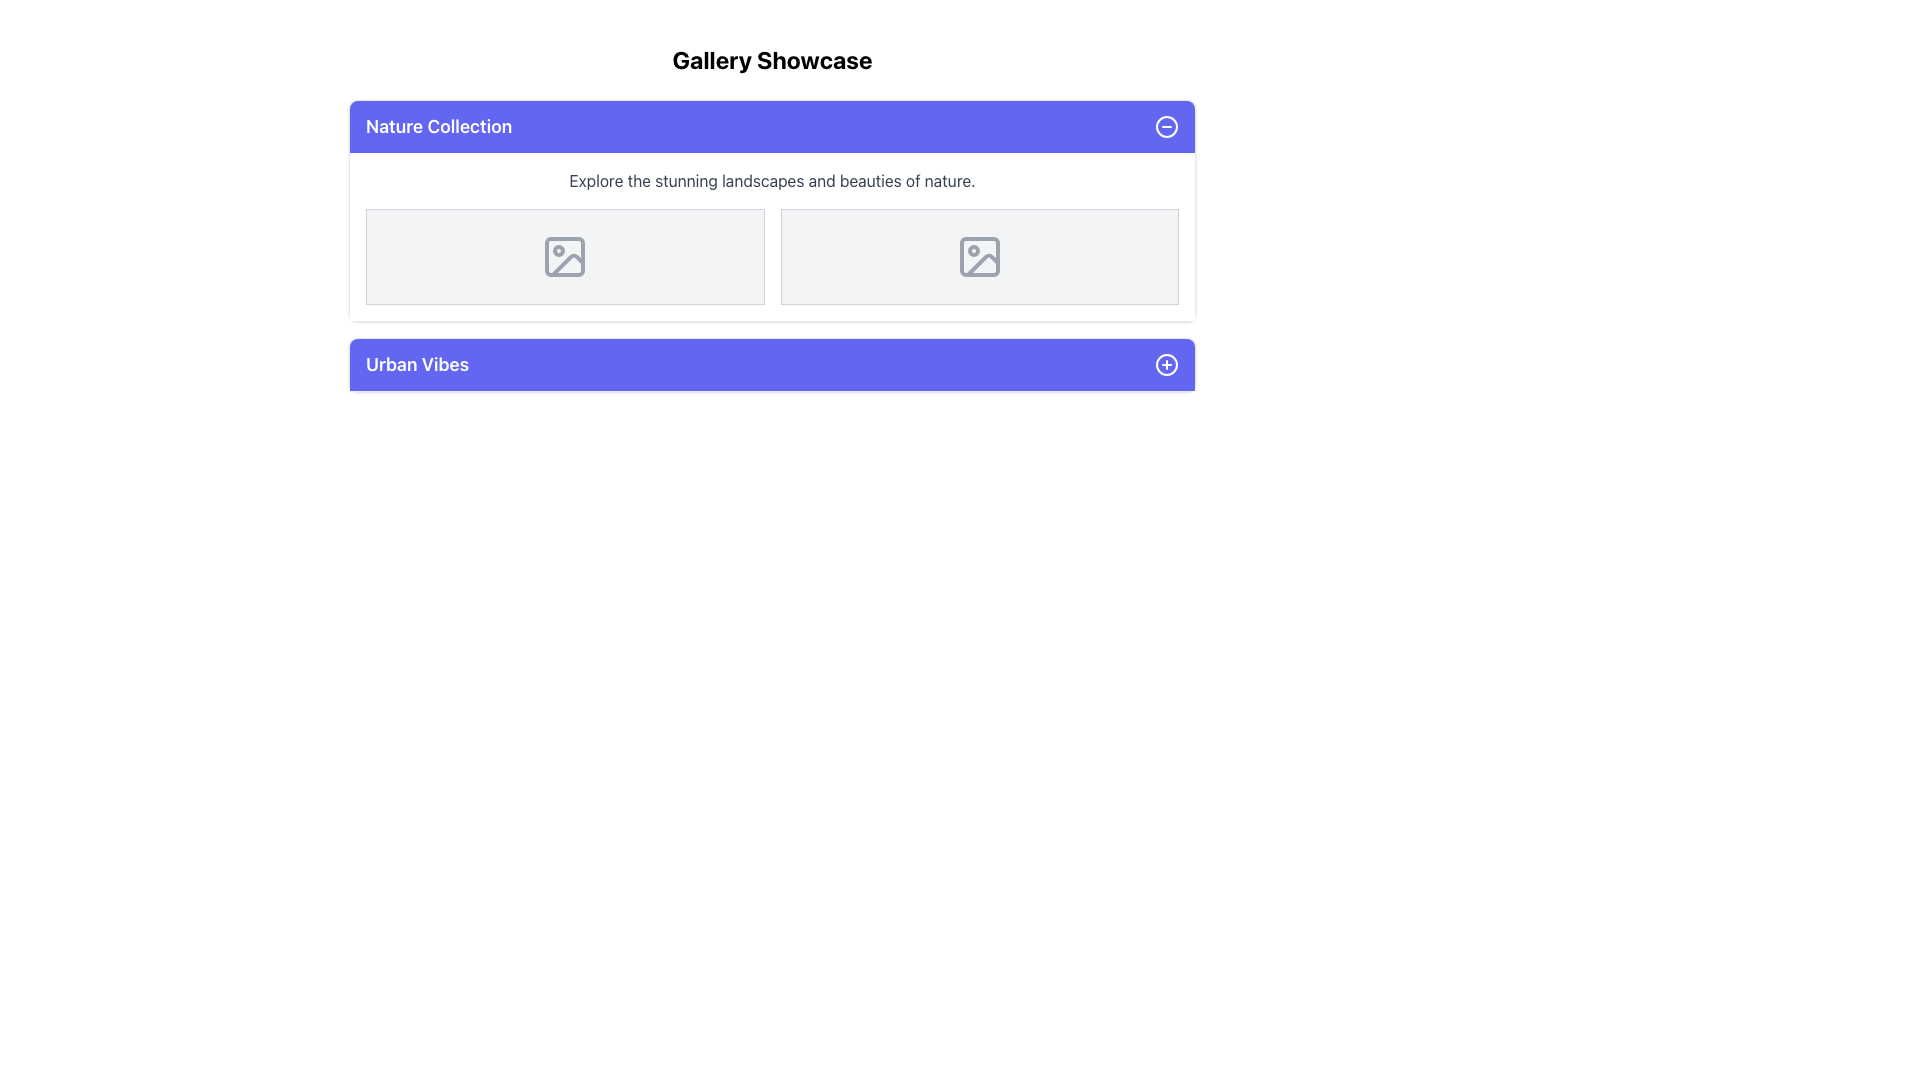  Describe the element at coordinates (1166, 127) in the screenshot. I see `the circular icon with a minus symbol located in the top-right corner of the header section of the 'Nature Collection' card` at that location.